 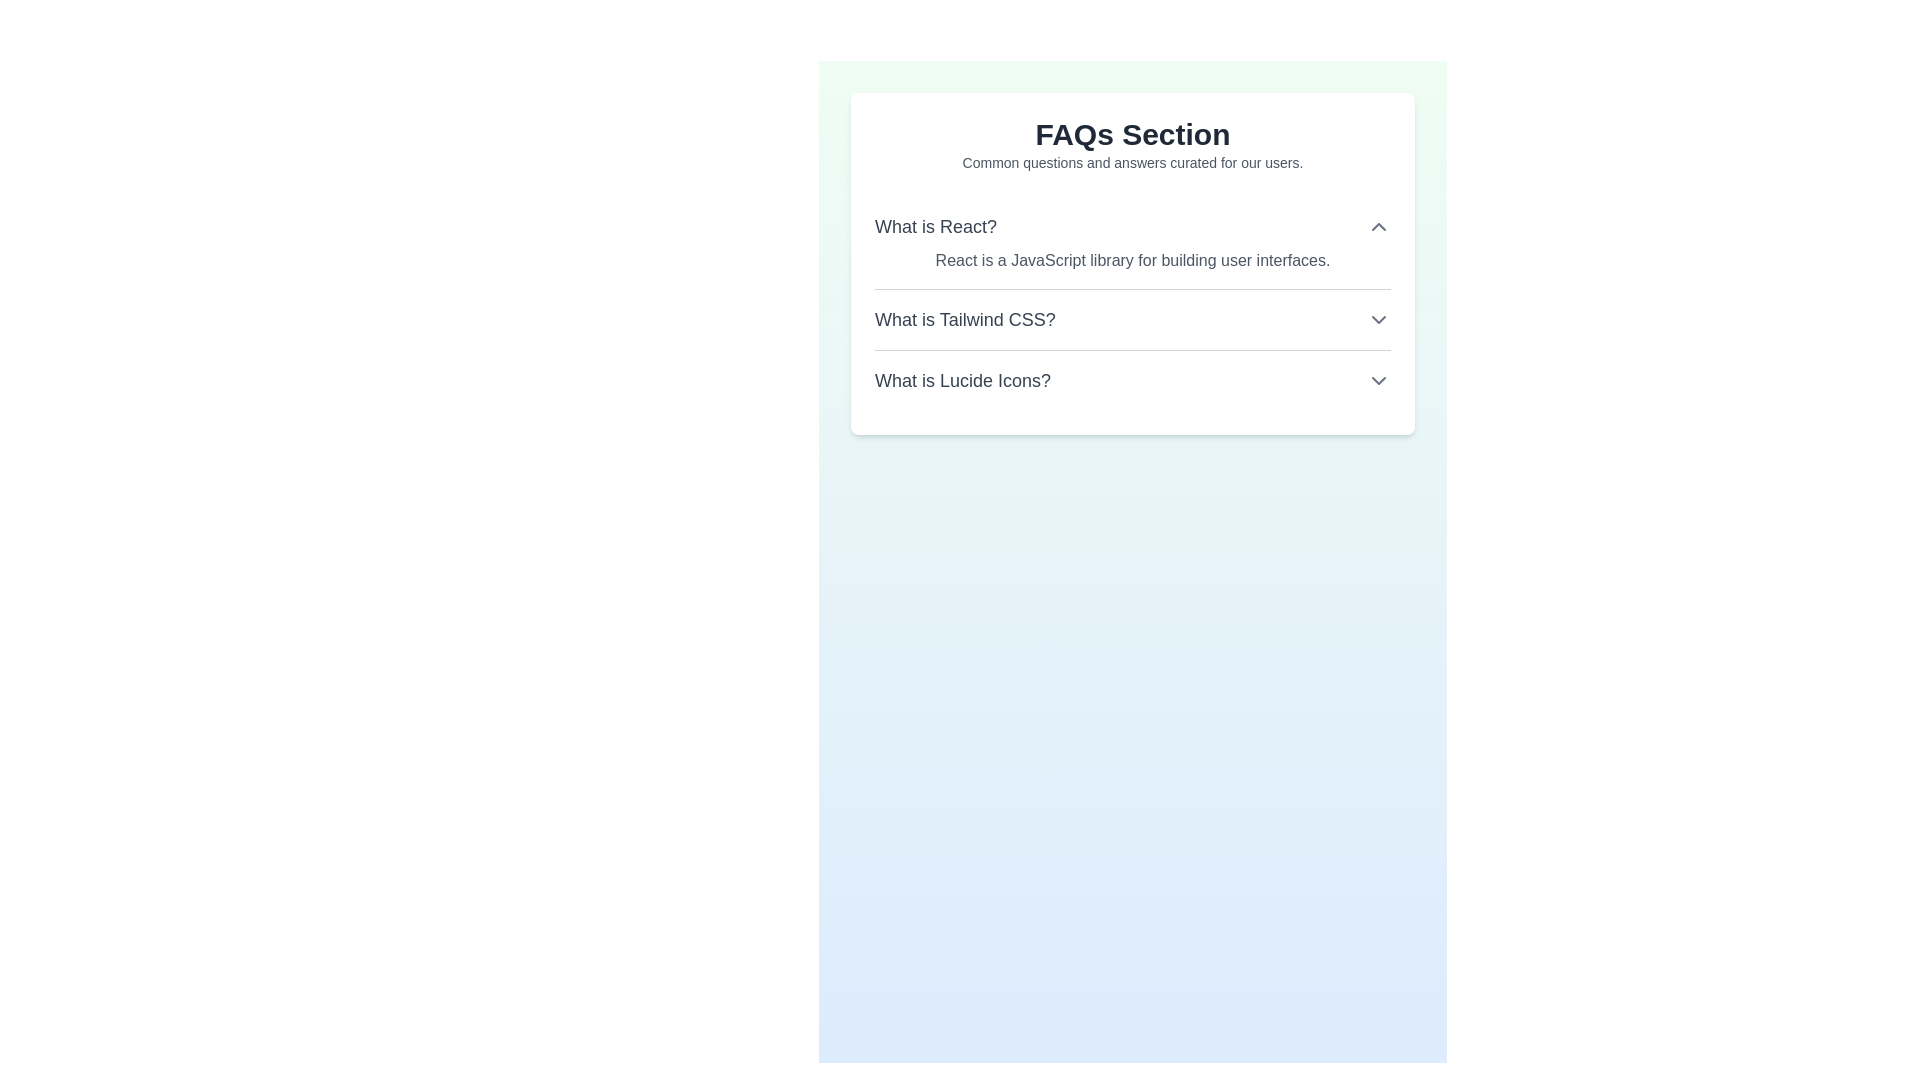 I want to click on the question titled 'What is Tailwind CSS?' in the FAQ section, so click(x=1132, y=318).